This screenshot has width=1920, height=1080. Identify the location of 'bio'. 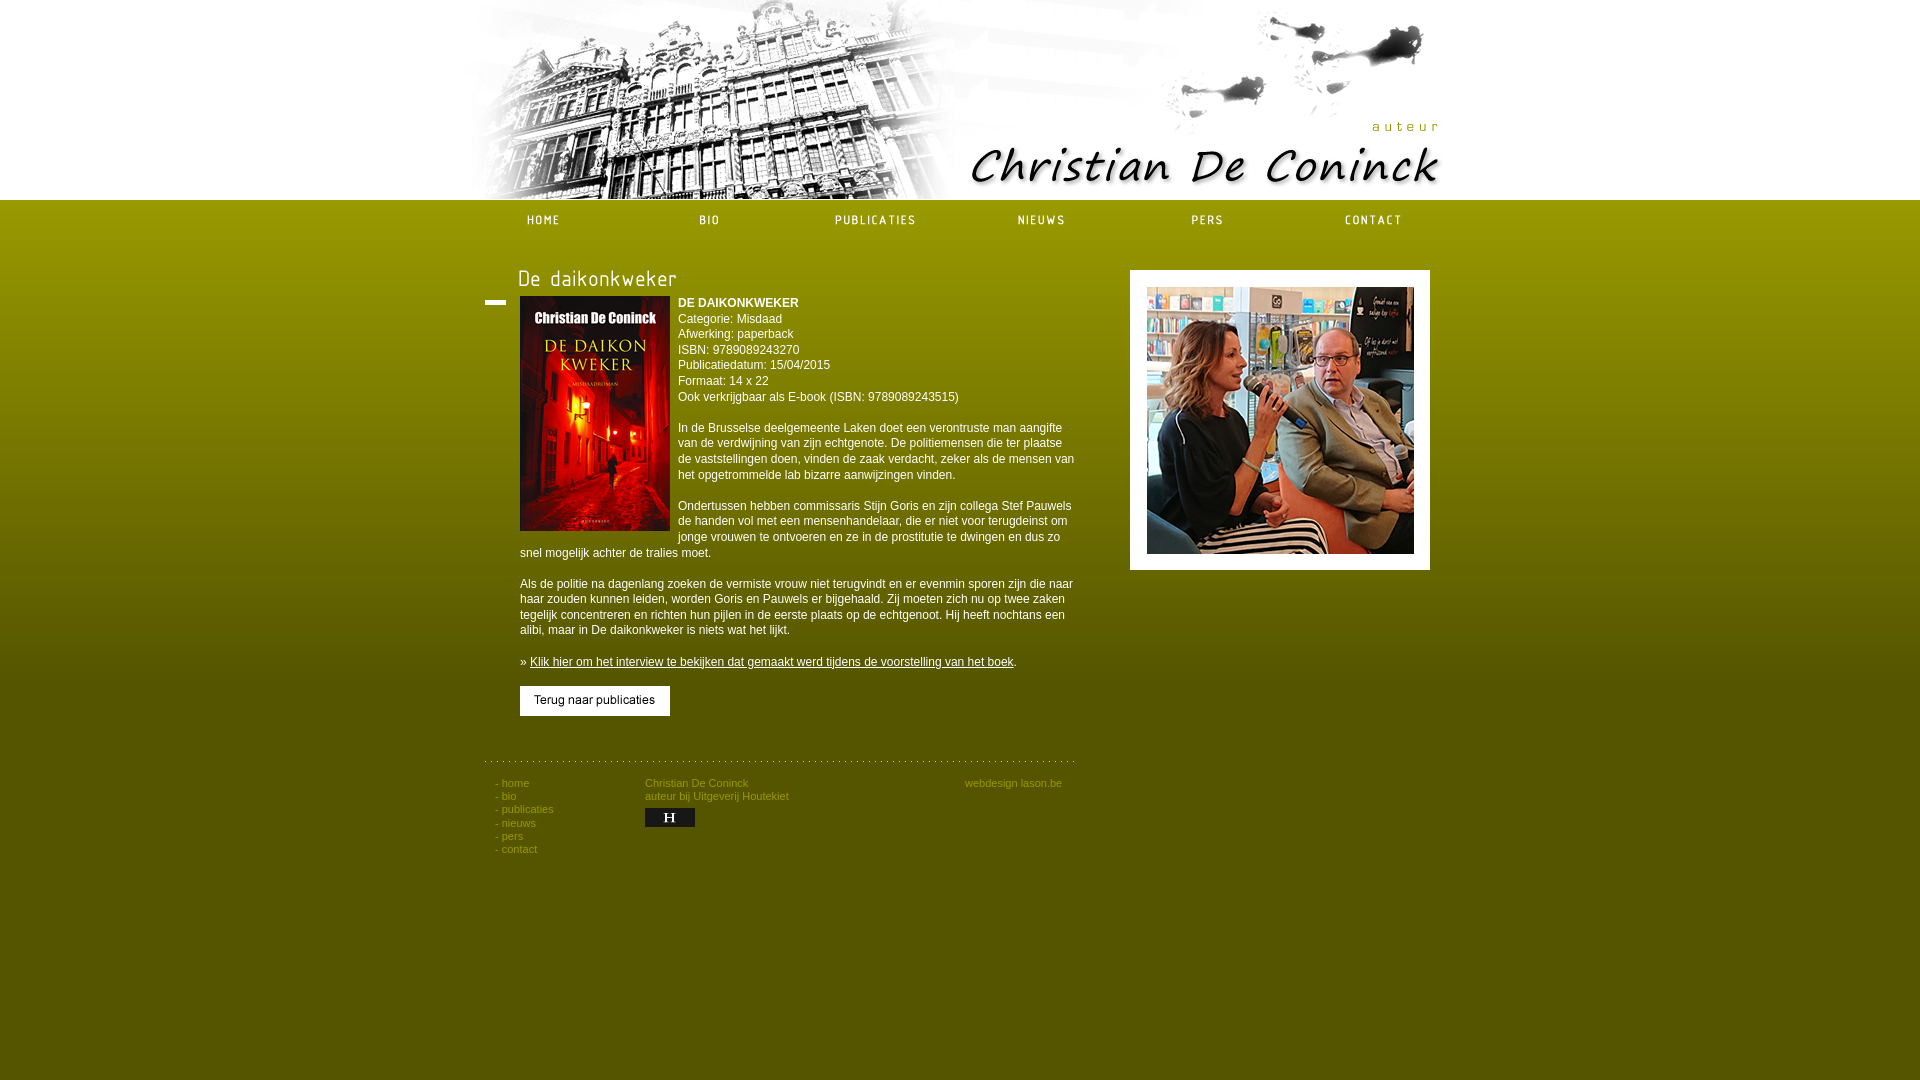
(509, 794).